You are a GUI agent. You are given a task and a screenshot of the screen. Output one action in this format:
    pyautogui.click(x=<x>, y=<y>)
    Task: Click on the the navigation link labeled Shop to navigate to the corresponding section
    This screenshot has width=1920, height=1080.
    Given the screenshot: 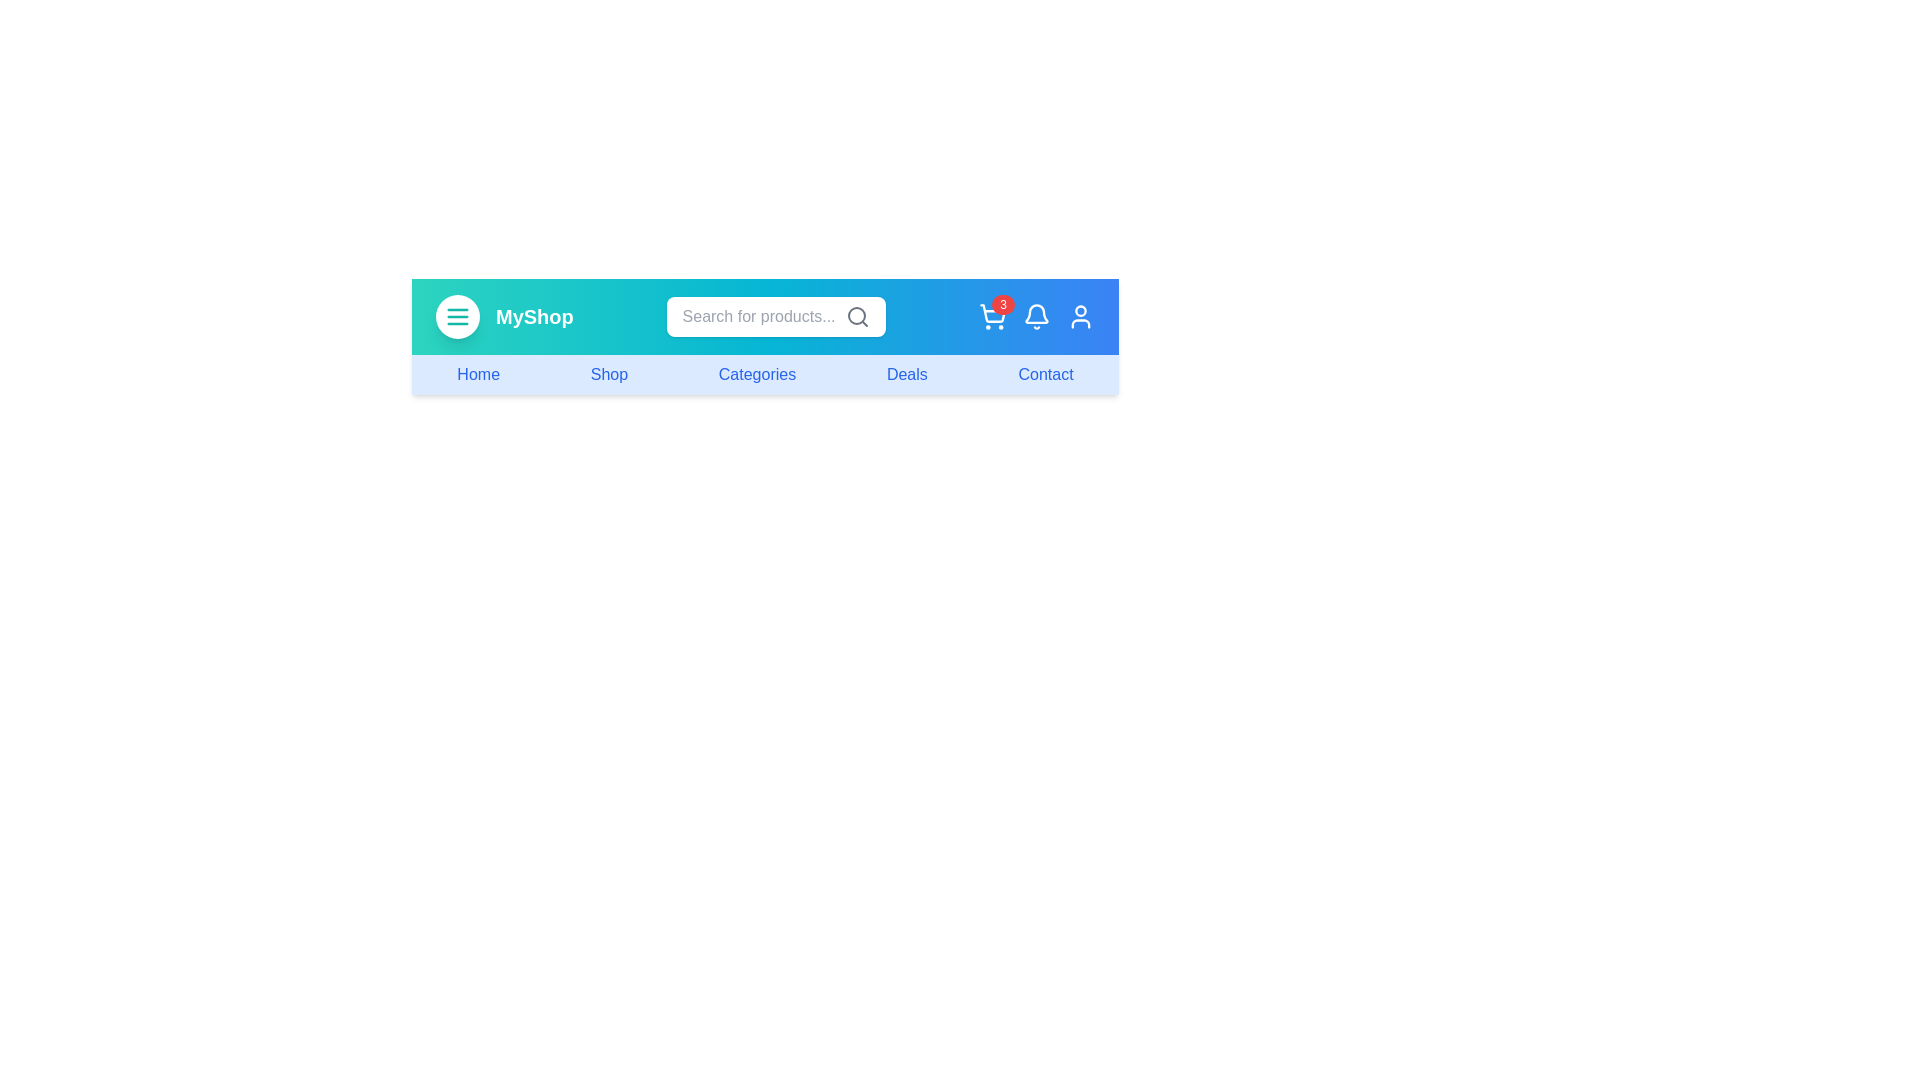 What is the action you would take?
    pyautogui.click(x=608, y=374)
    